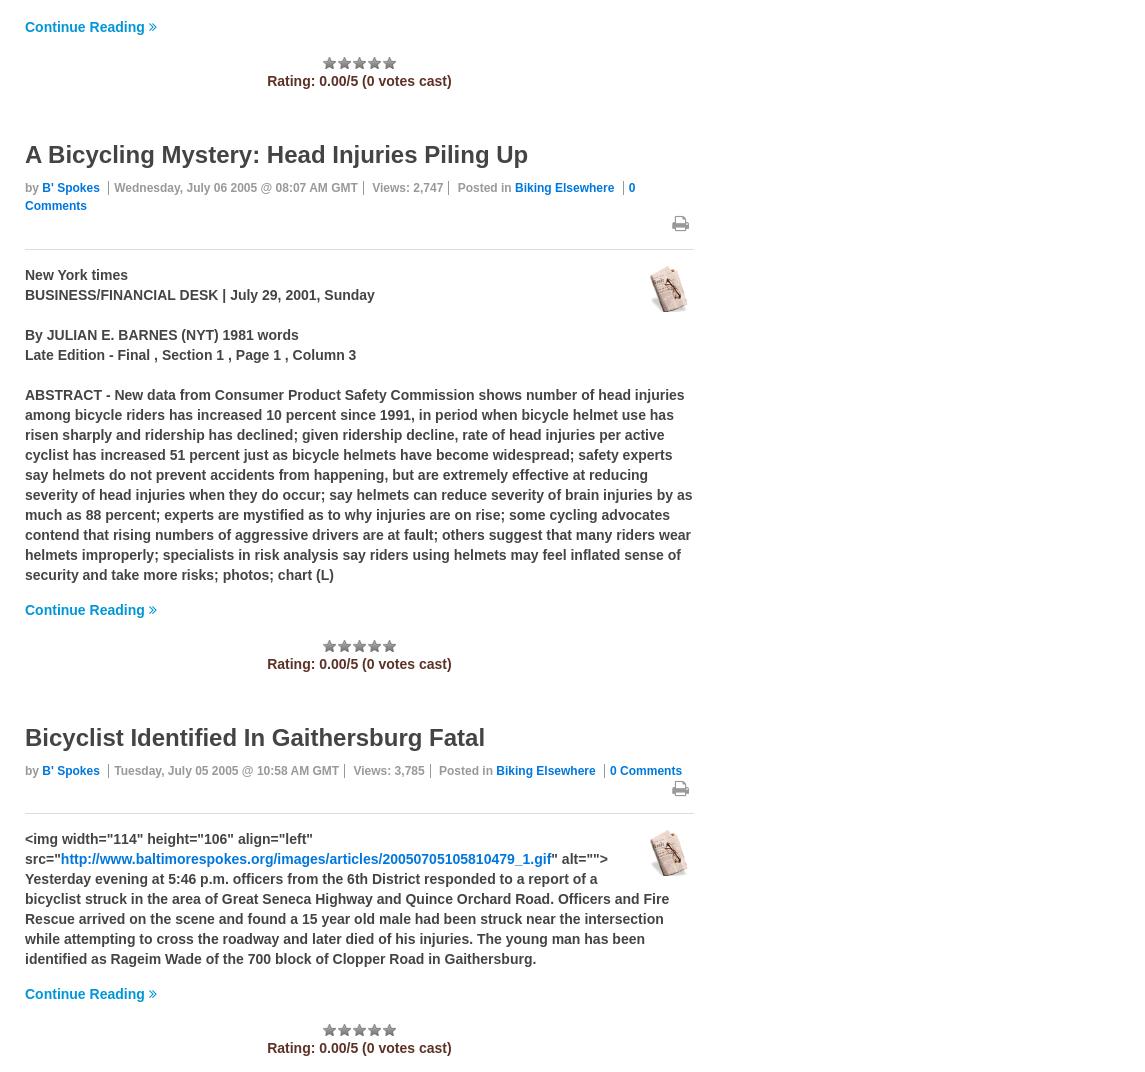  I want to click on 'Views: 2,747', so click(407, 187).